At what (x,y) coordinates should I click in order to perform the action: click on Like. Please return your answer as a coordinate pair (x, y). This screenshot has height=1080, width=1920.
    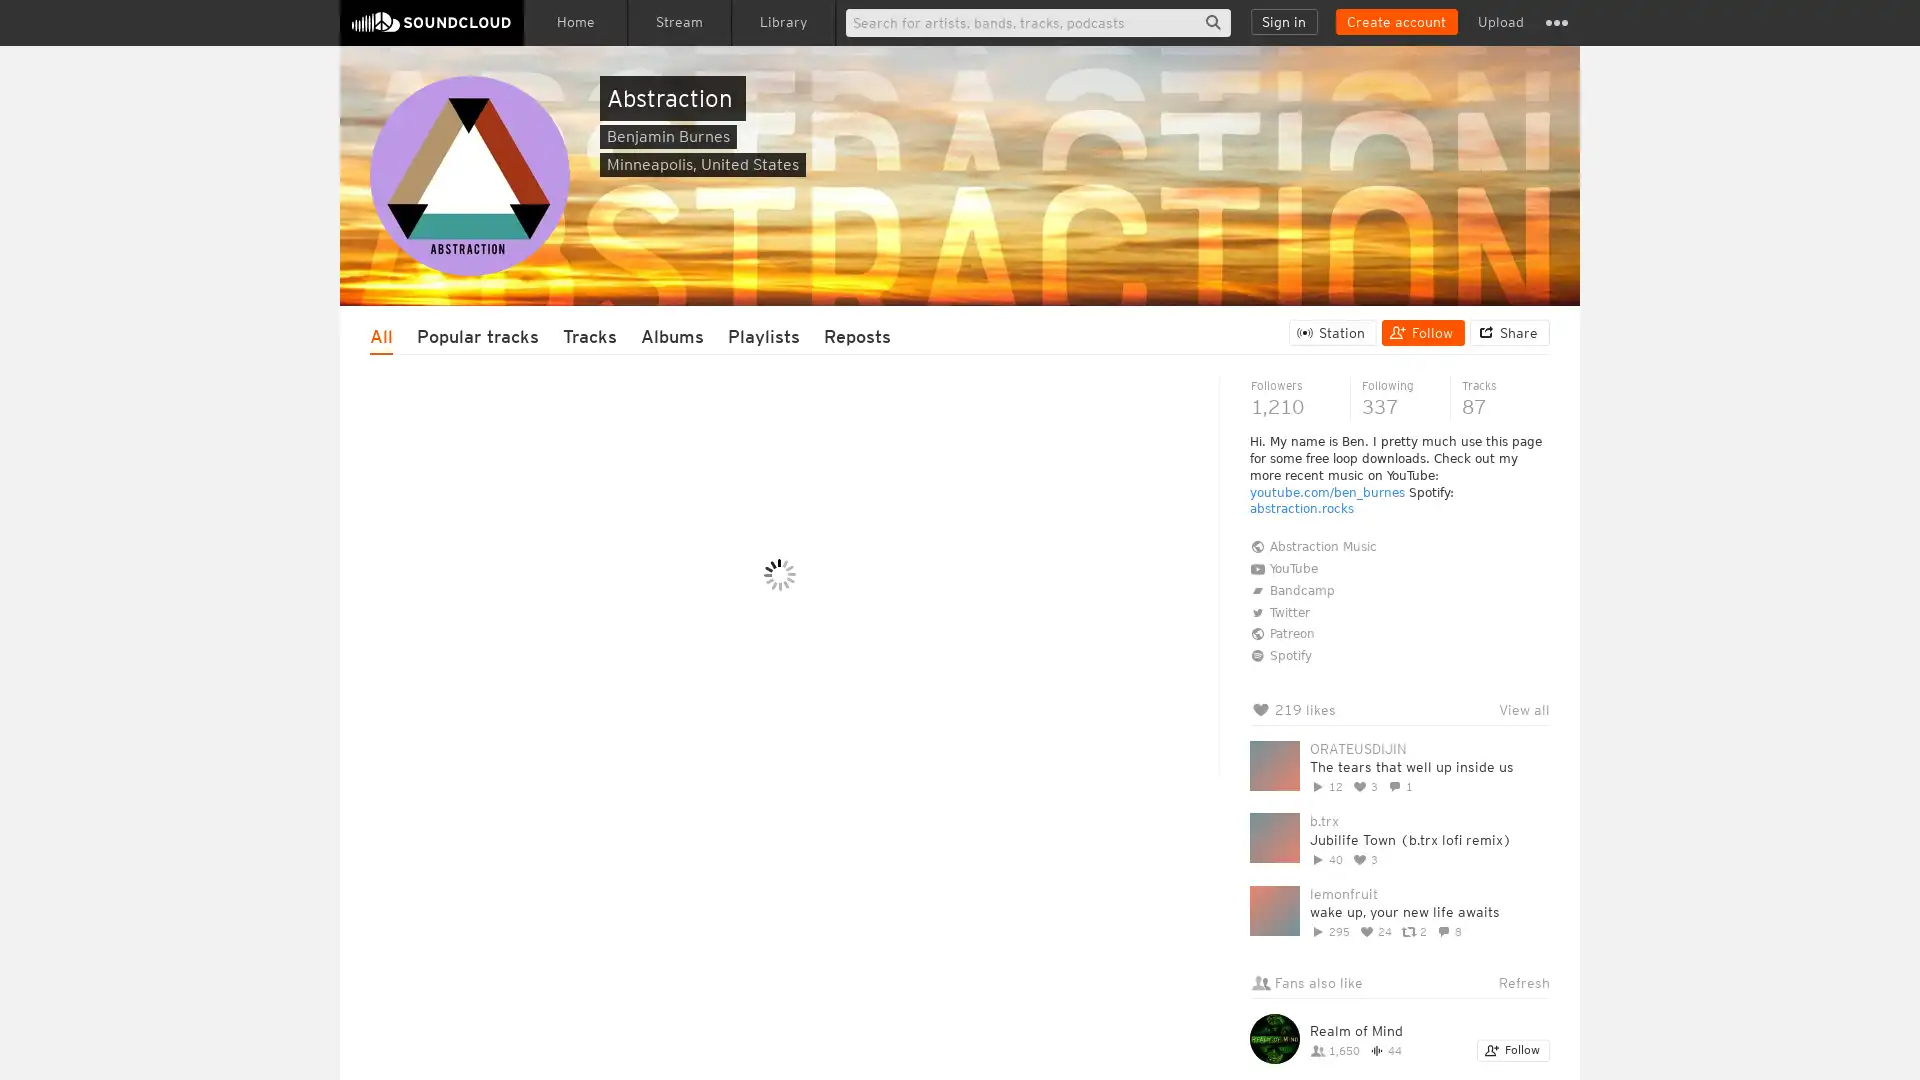
    Looking at the image, I should click on (570, 800).